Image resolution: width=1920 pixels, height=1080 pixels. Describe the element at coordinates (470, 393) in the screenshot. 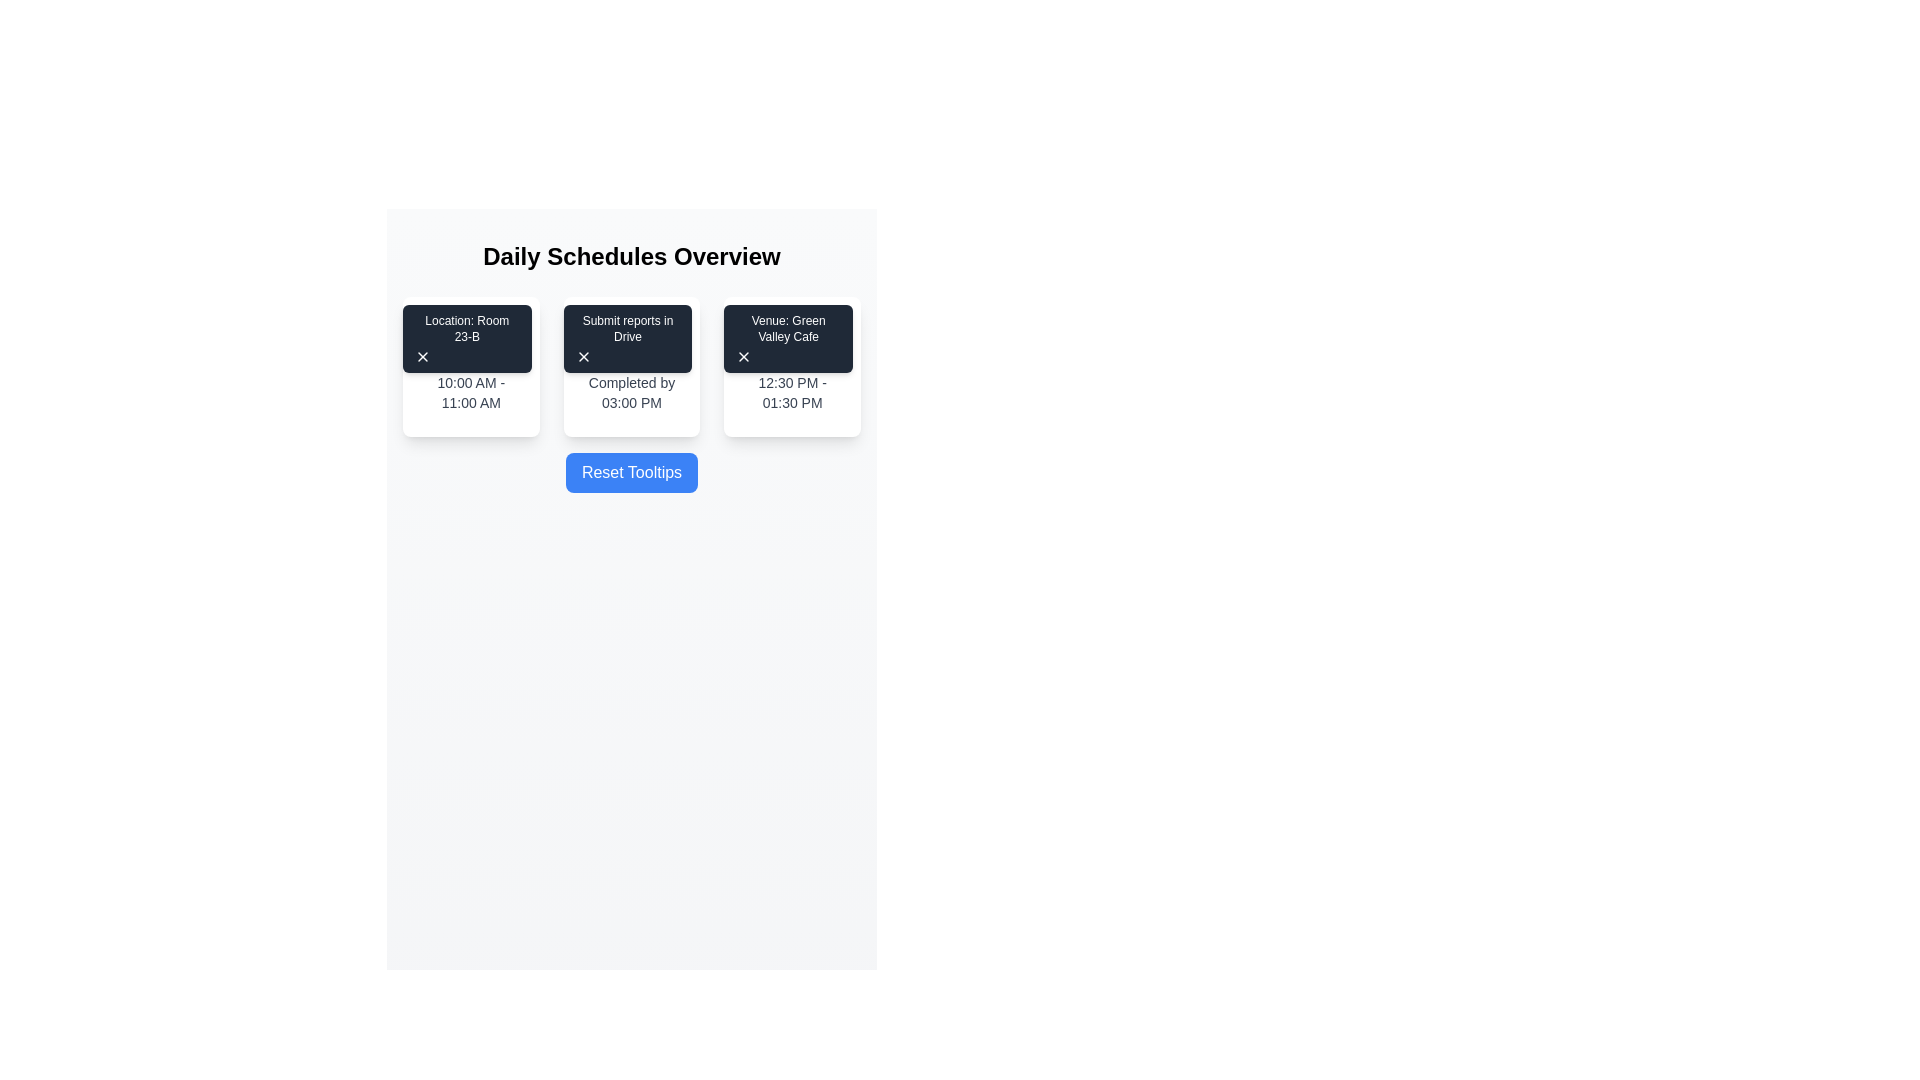

I see `the static informational text displaying the time range for the 'Marketing Meeting' event, which is located beneath the title in the top-left card of the layout` at that location.